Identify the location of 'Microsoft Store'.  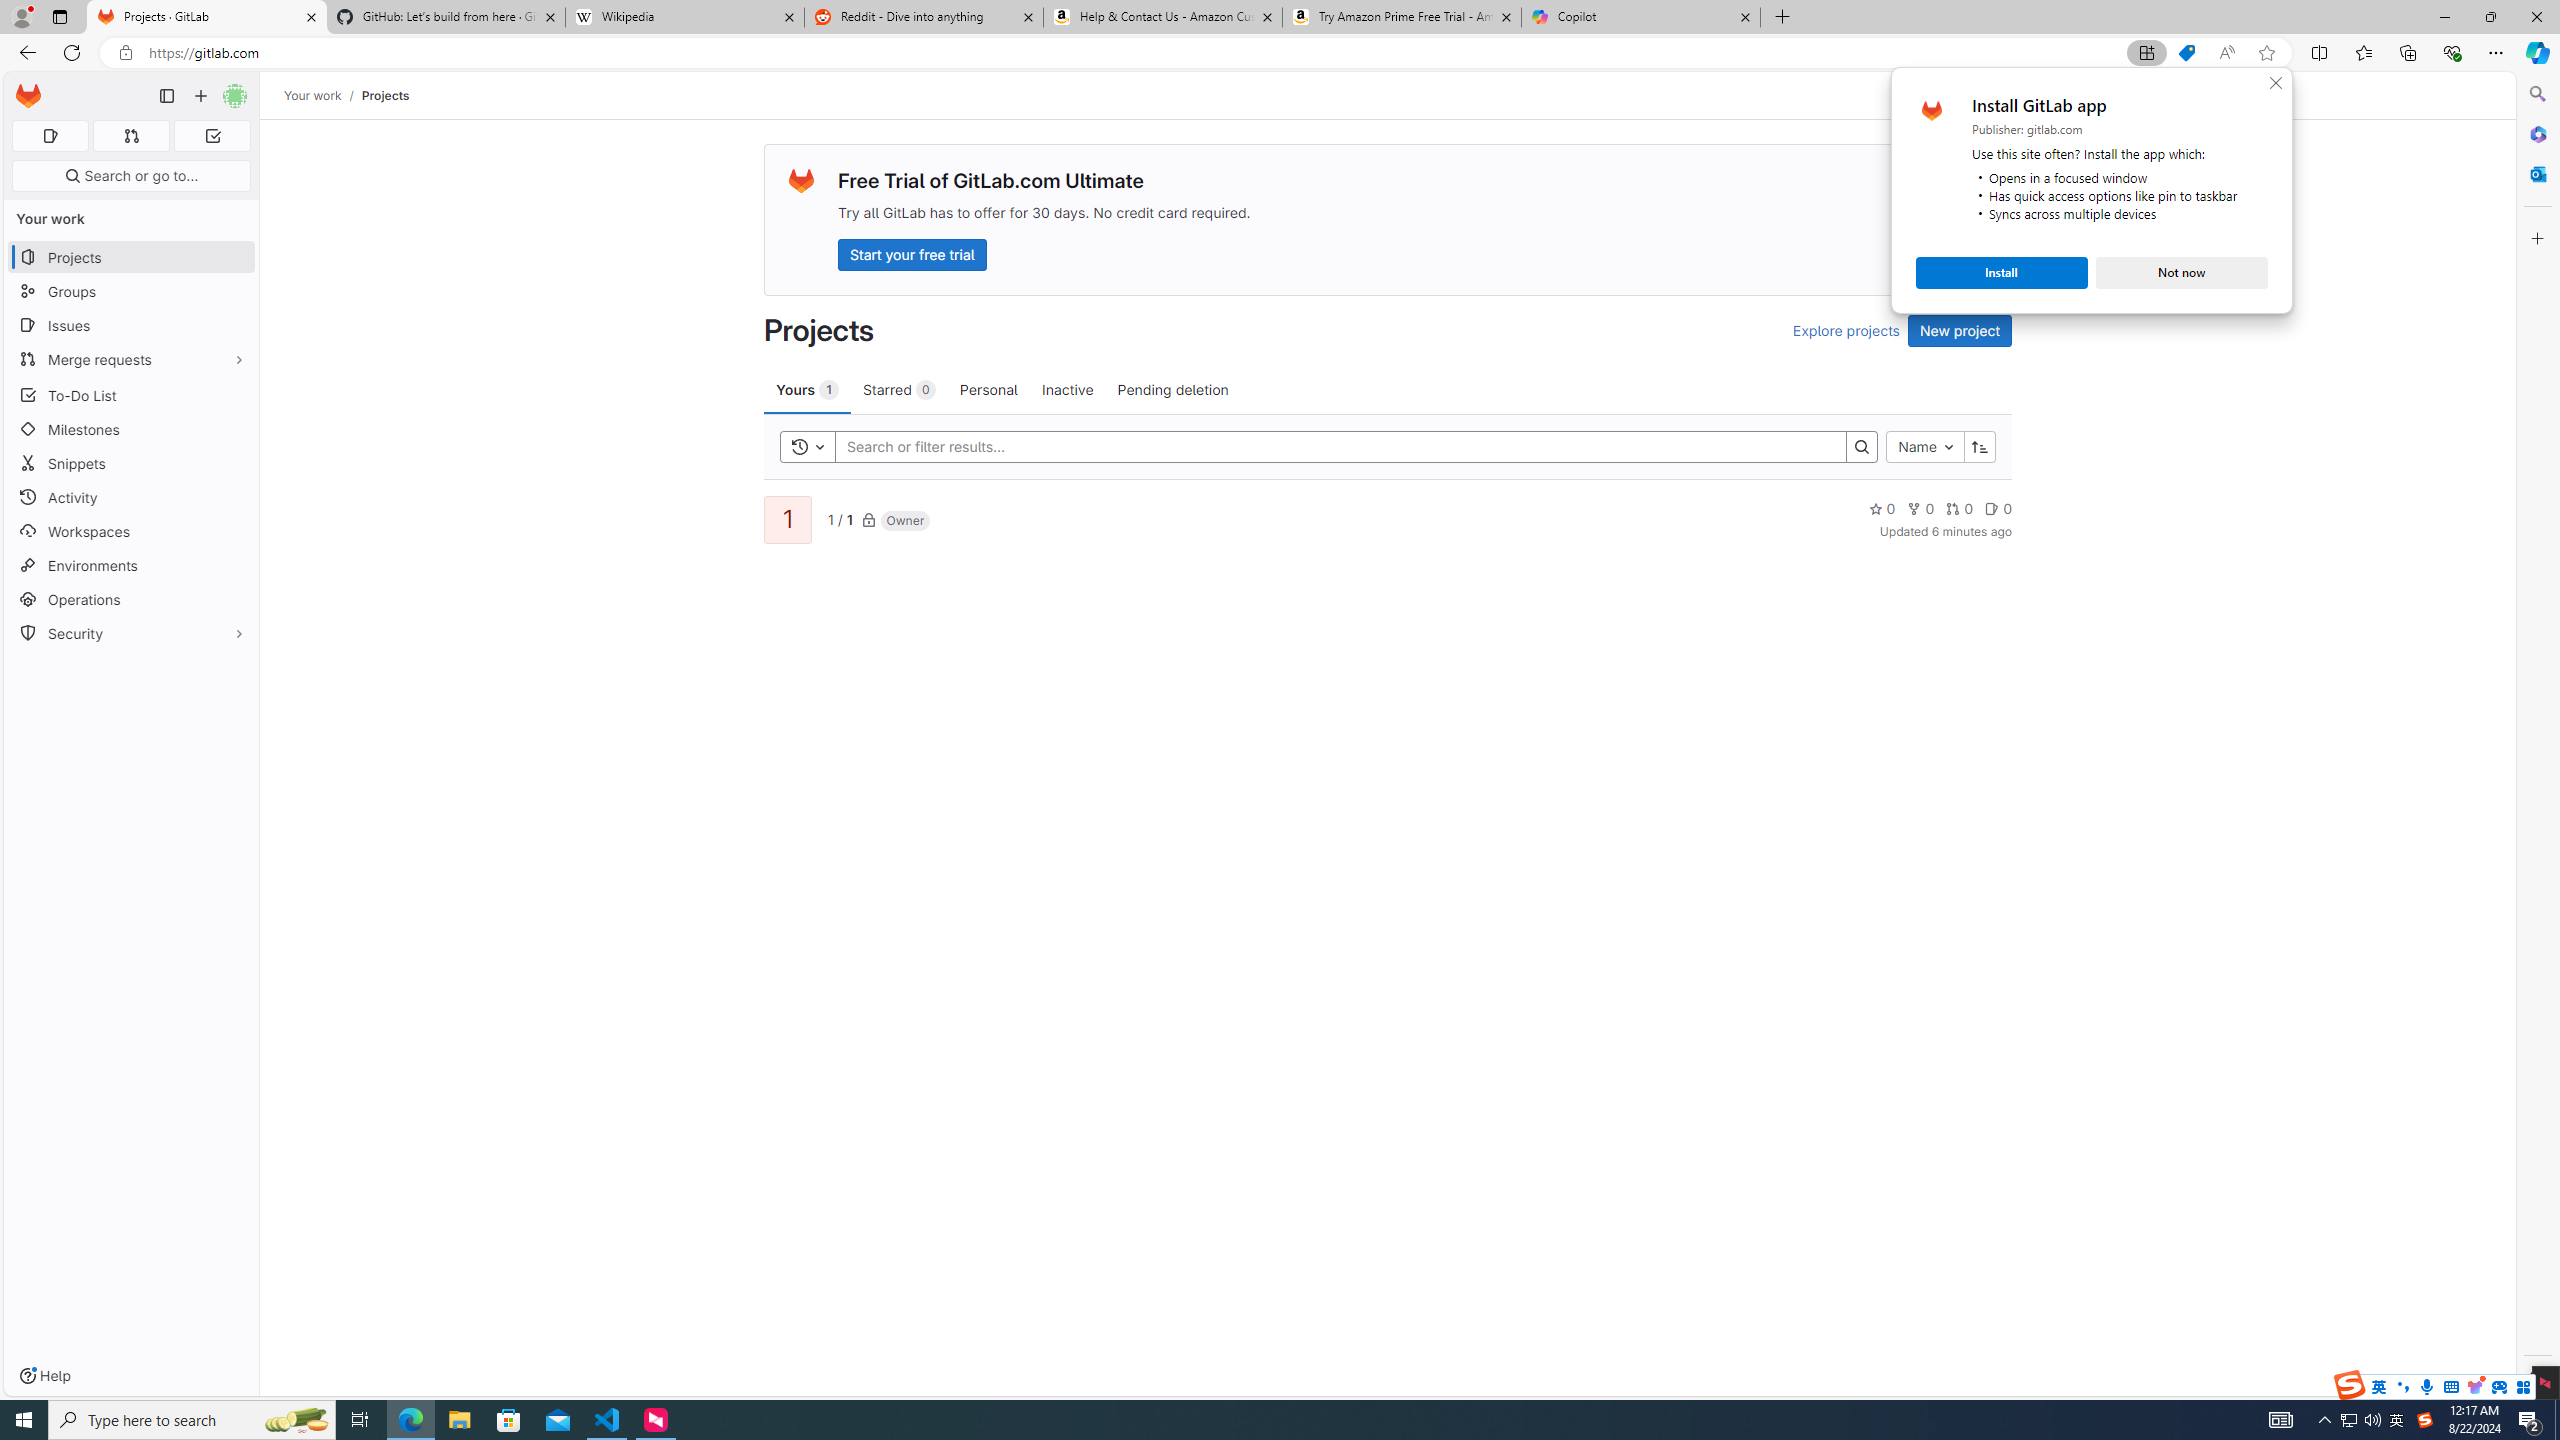
(509, 1418).